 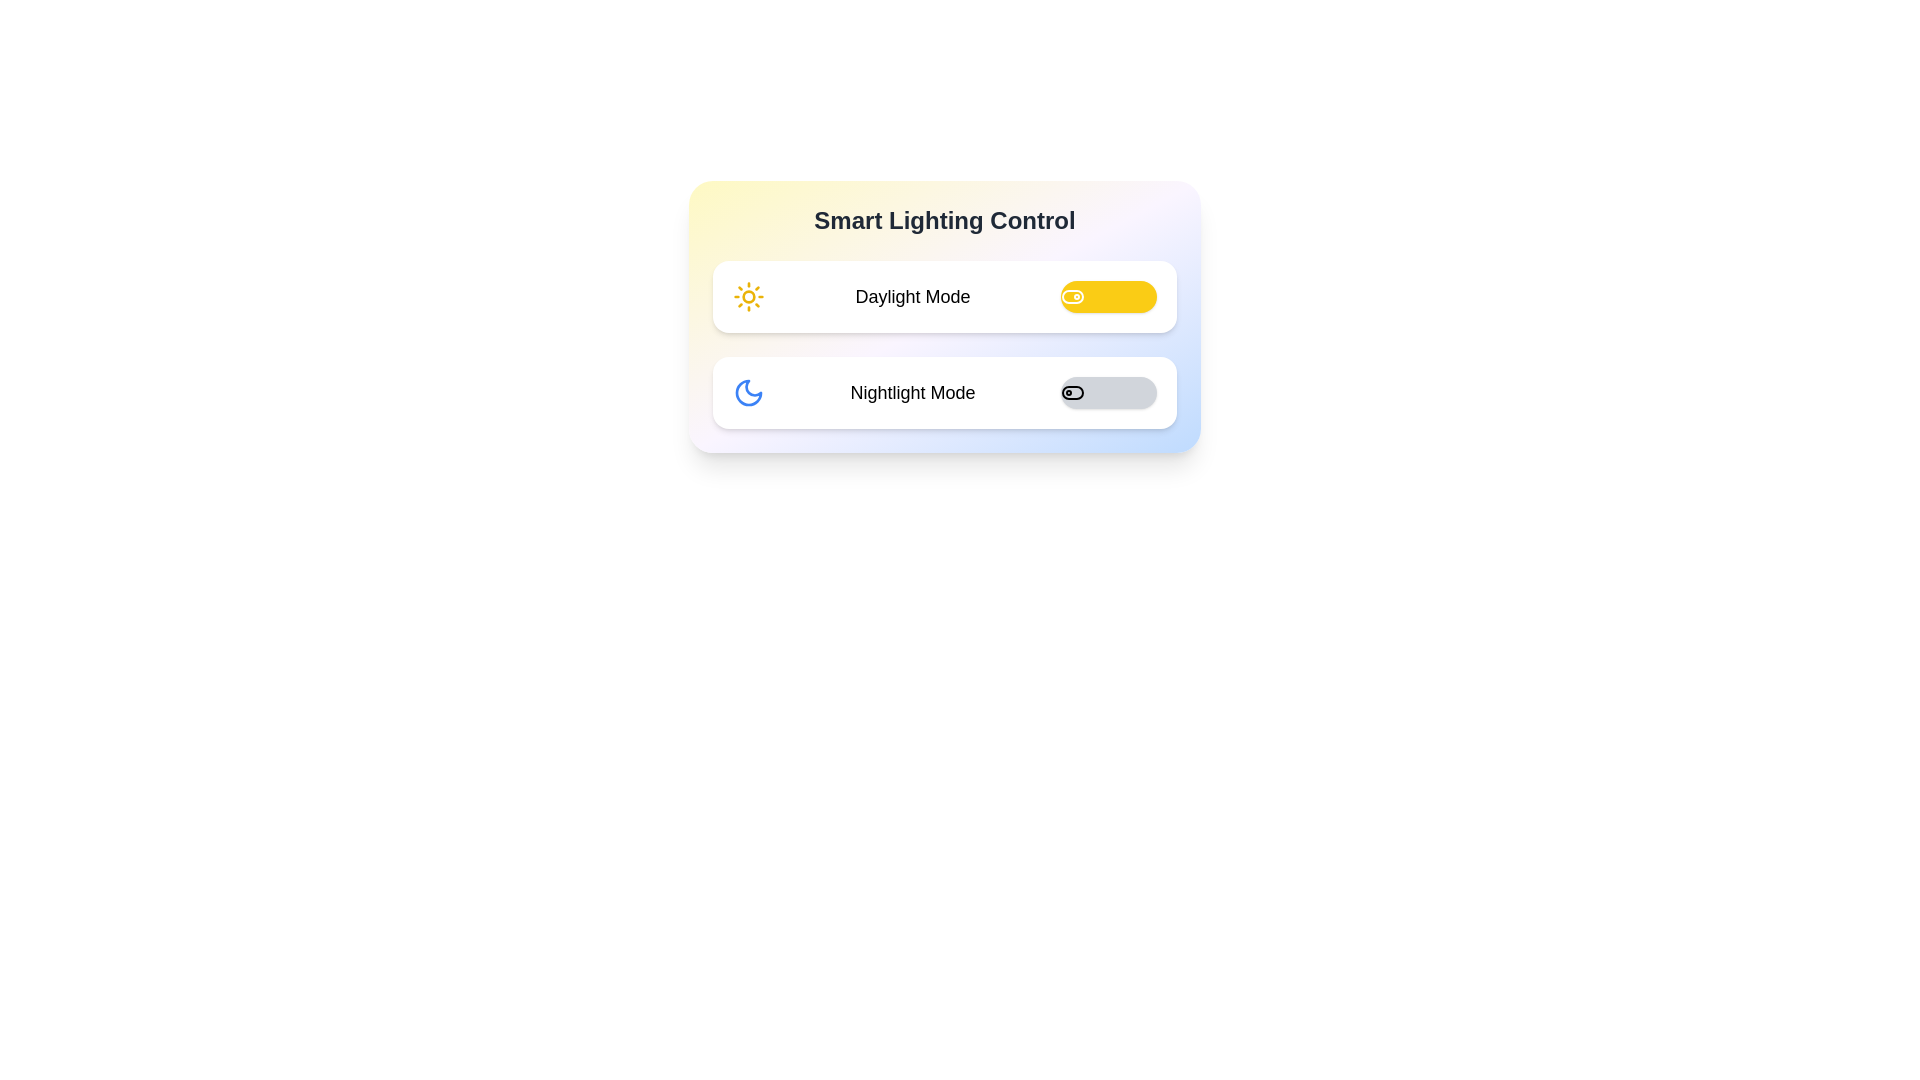 I want to click on the blue moon icon located in the 'Smart Lighting Control' section, positioned to the left of the 'Nightlight Mode' text, so click(x=747, y=393).